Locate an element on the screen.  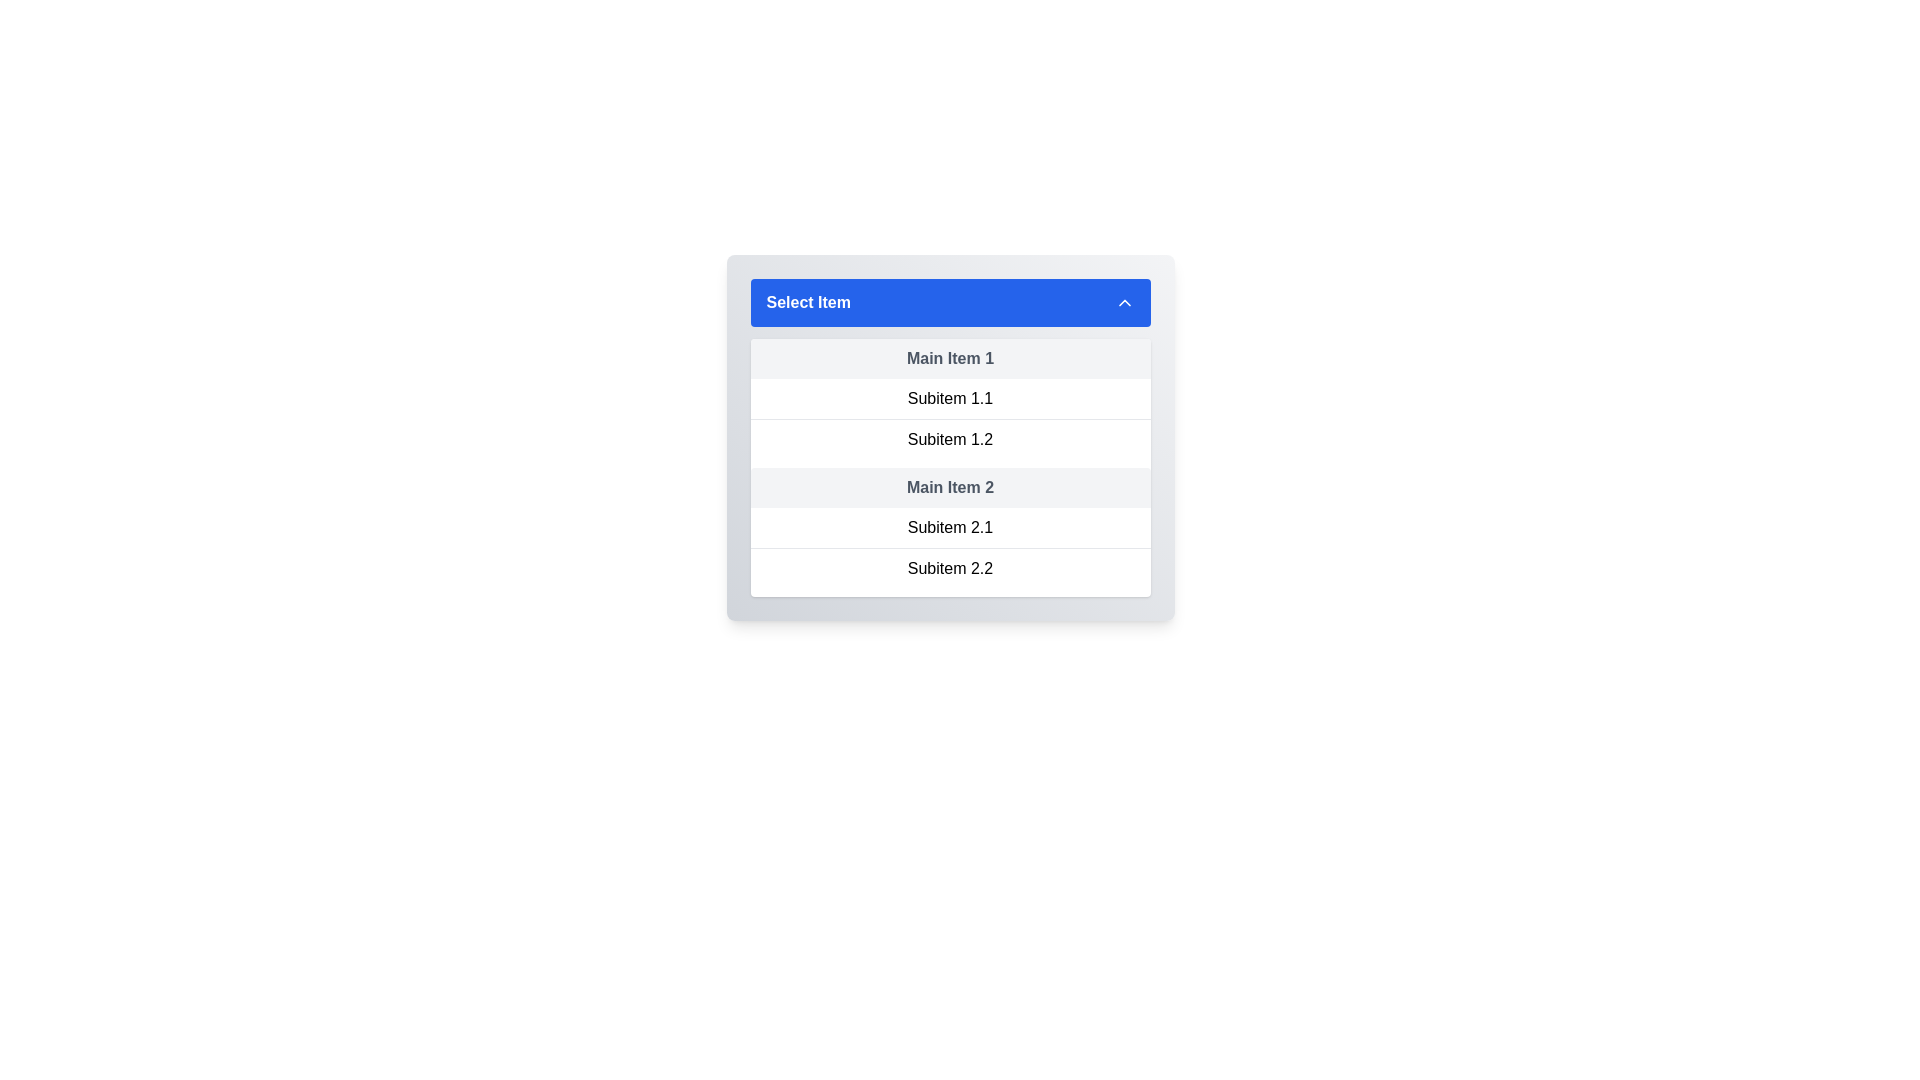
the label indicating the current selection for the dropdown menu, positioned on the left side of the blue-colored bar at the top of the dropdown, next to a down arrow icon is located at coordinates (808, 303).